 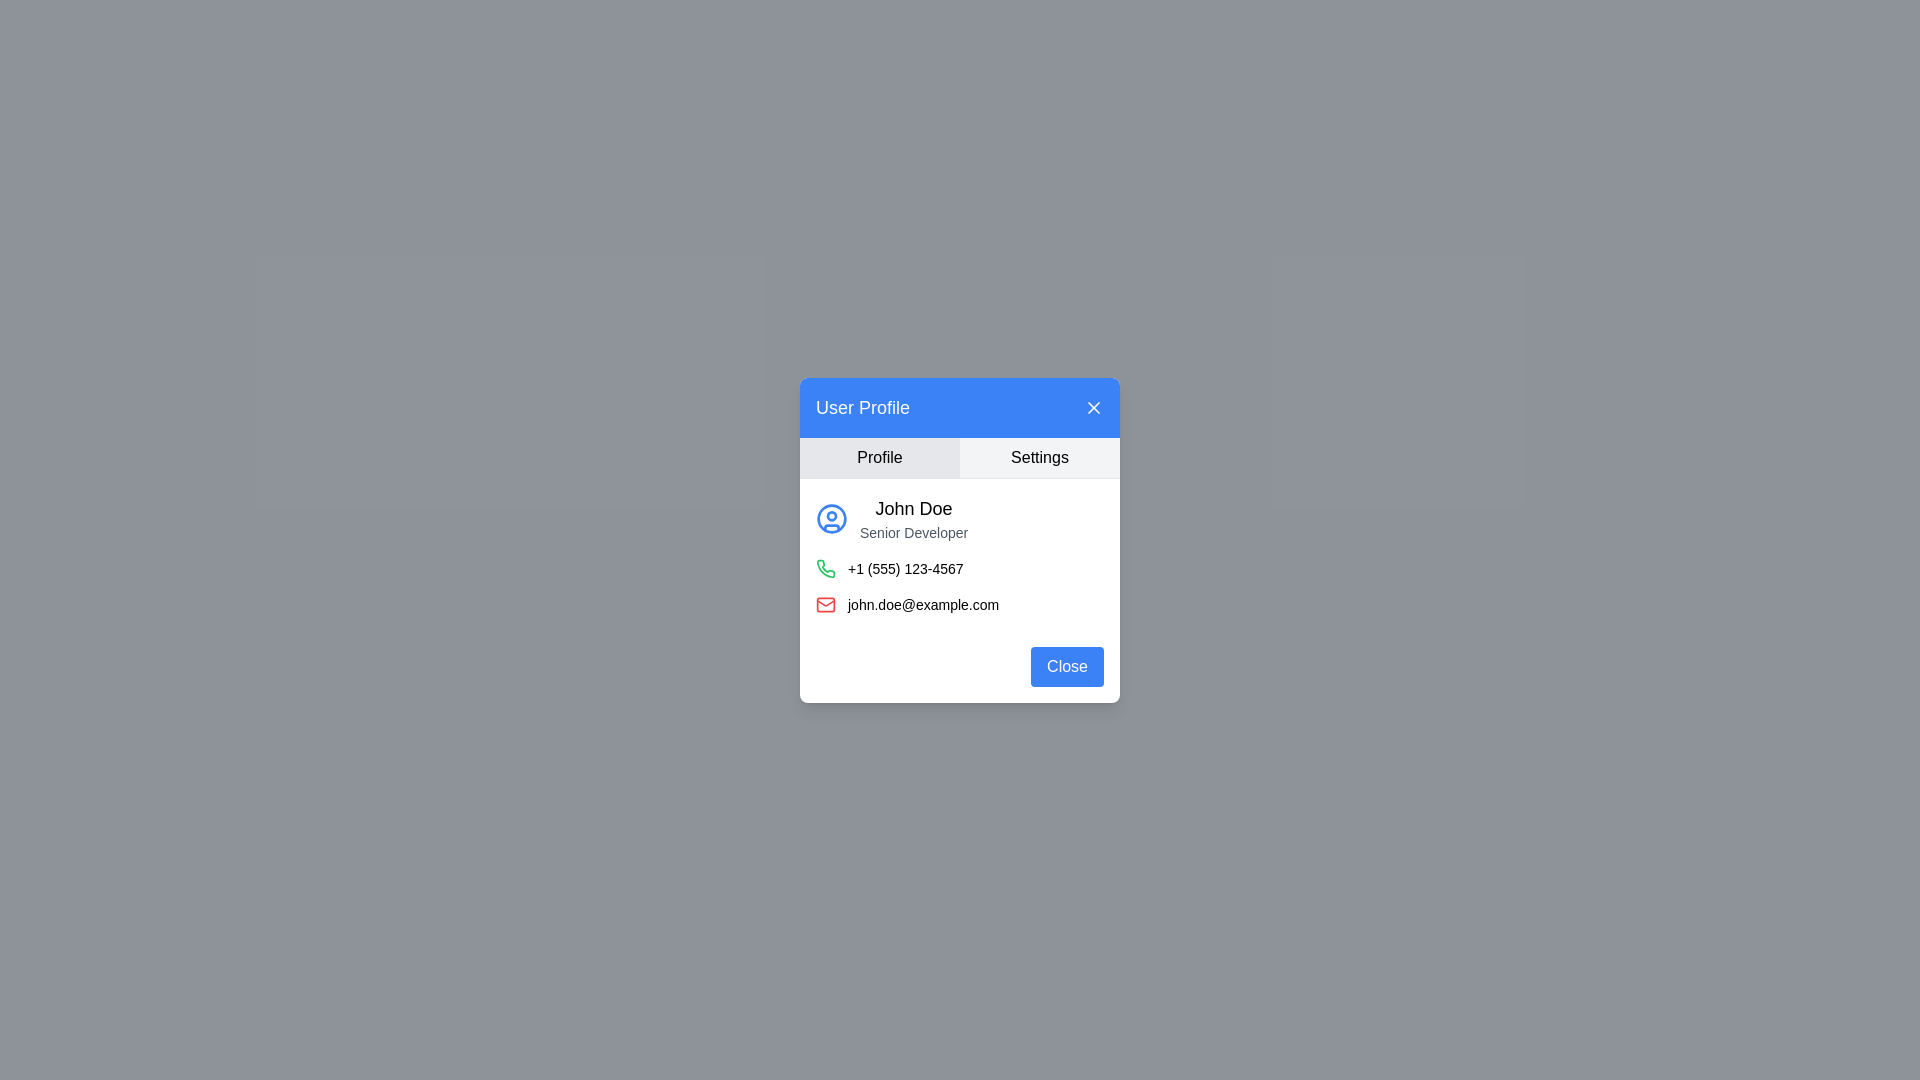 I want to click on information displayed in the 'User Profile' dialog, specifically the name 'John Doe' and the subtitle 'Senior Developer', which are presented in a visually distinct manner, so click(x=913, y=517).